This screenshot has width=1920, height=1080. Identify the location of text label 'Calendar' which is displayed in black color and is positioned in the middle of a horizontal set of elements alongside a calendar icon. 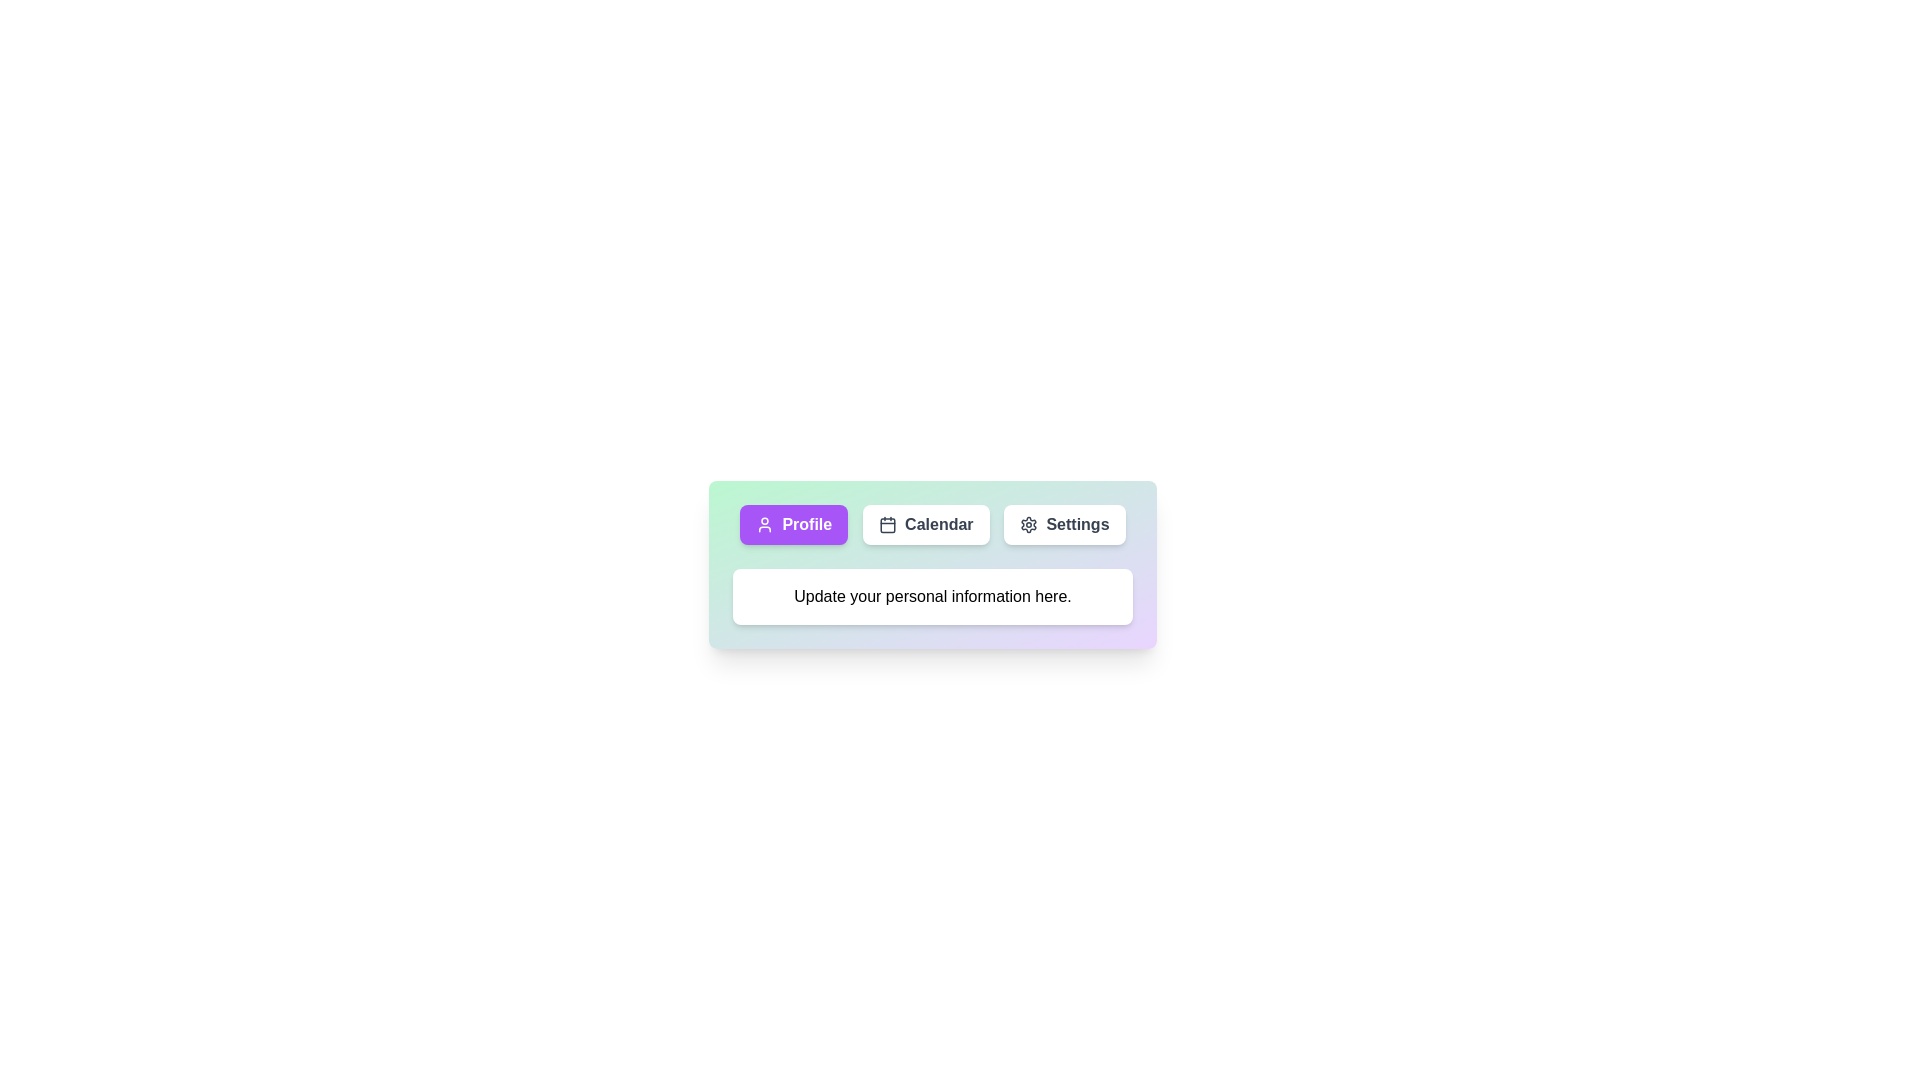
(938, 523).